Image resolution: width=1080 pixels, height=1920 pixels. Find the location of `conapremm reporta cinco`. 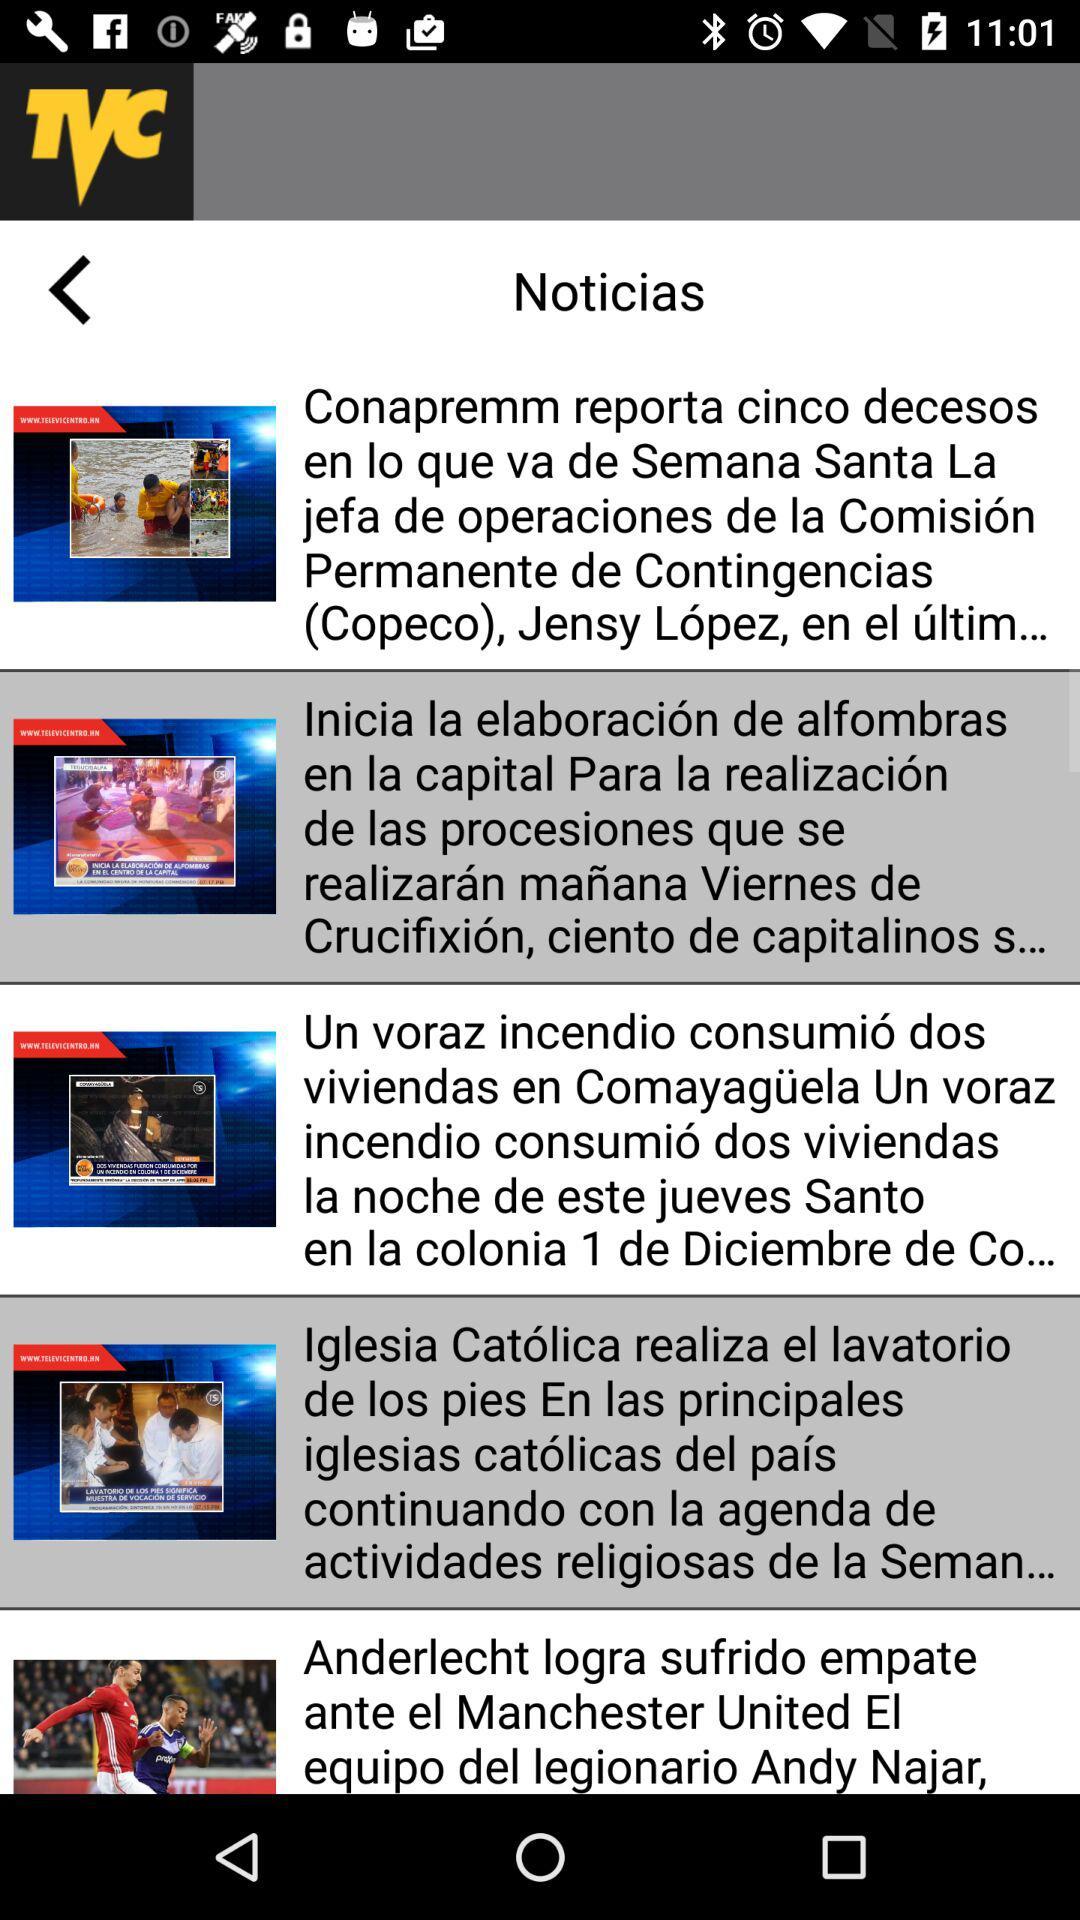

conapremm reporta cinco is located at coordinates (683, 514).